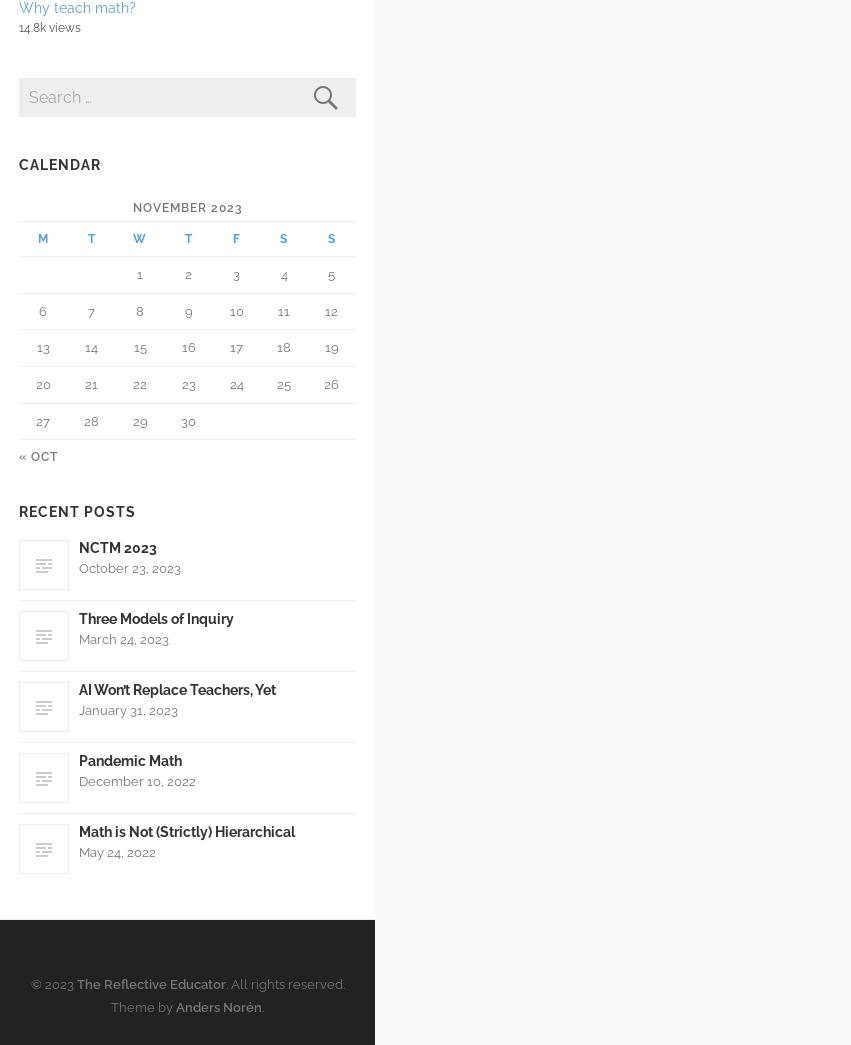 The image size is (851, 1045). I want to click on '© 2023', so click(53, 983).